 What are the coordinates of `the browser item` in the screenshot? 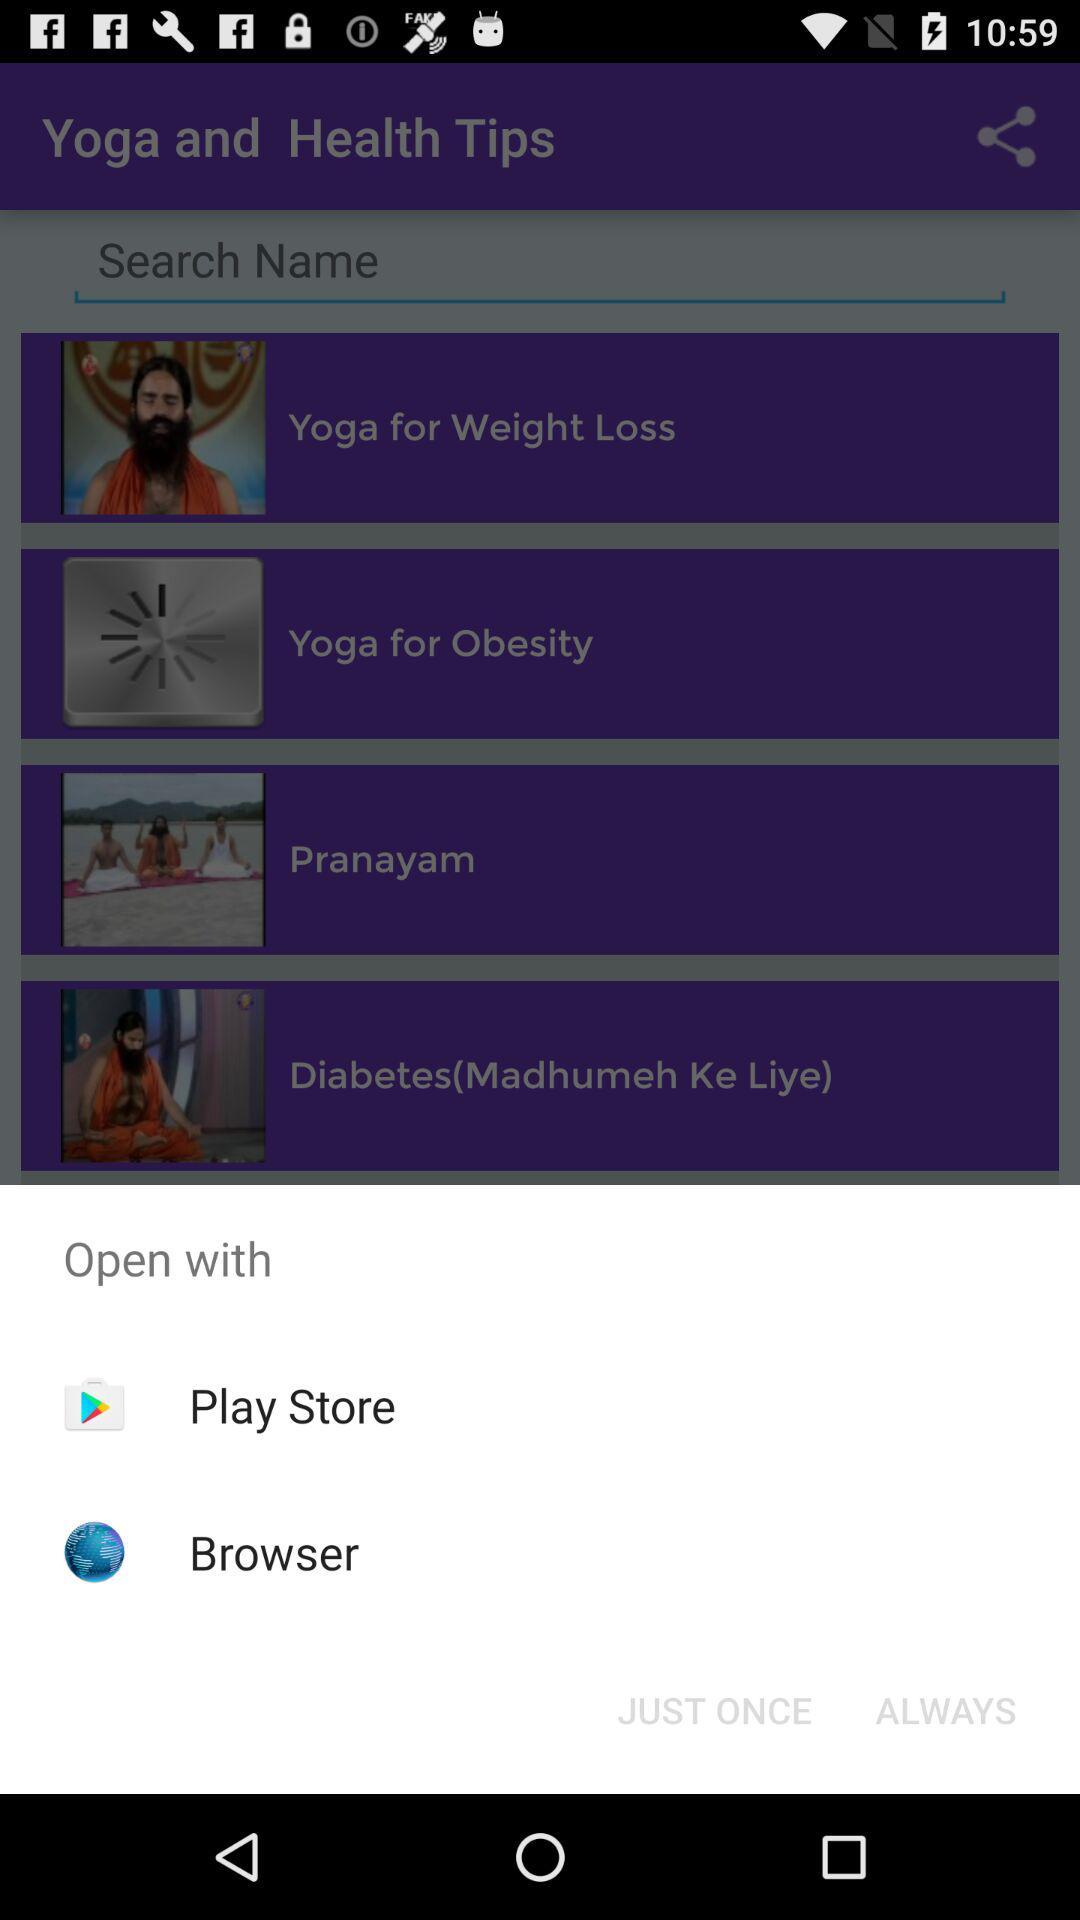 It's located at (274, 1551).